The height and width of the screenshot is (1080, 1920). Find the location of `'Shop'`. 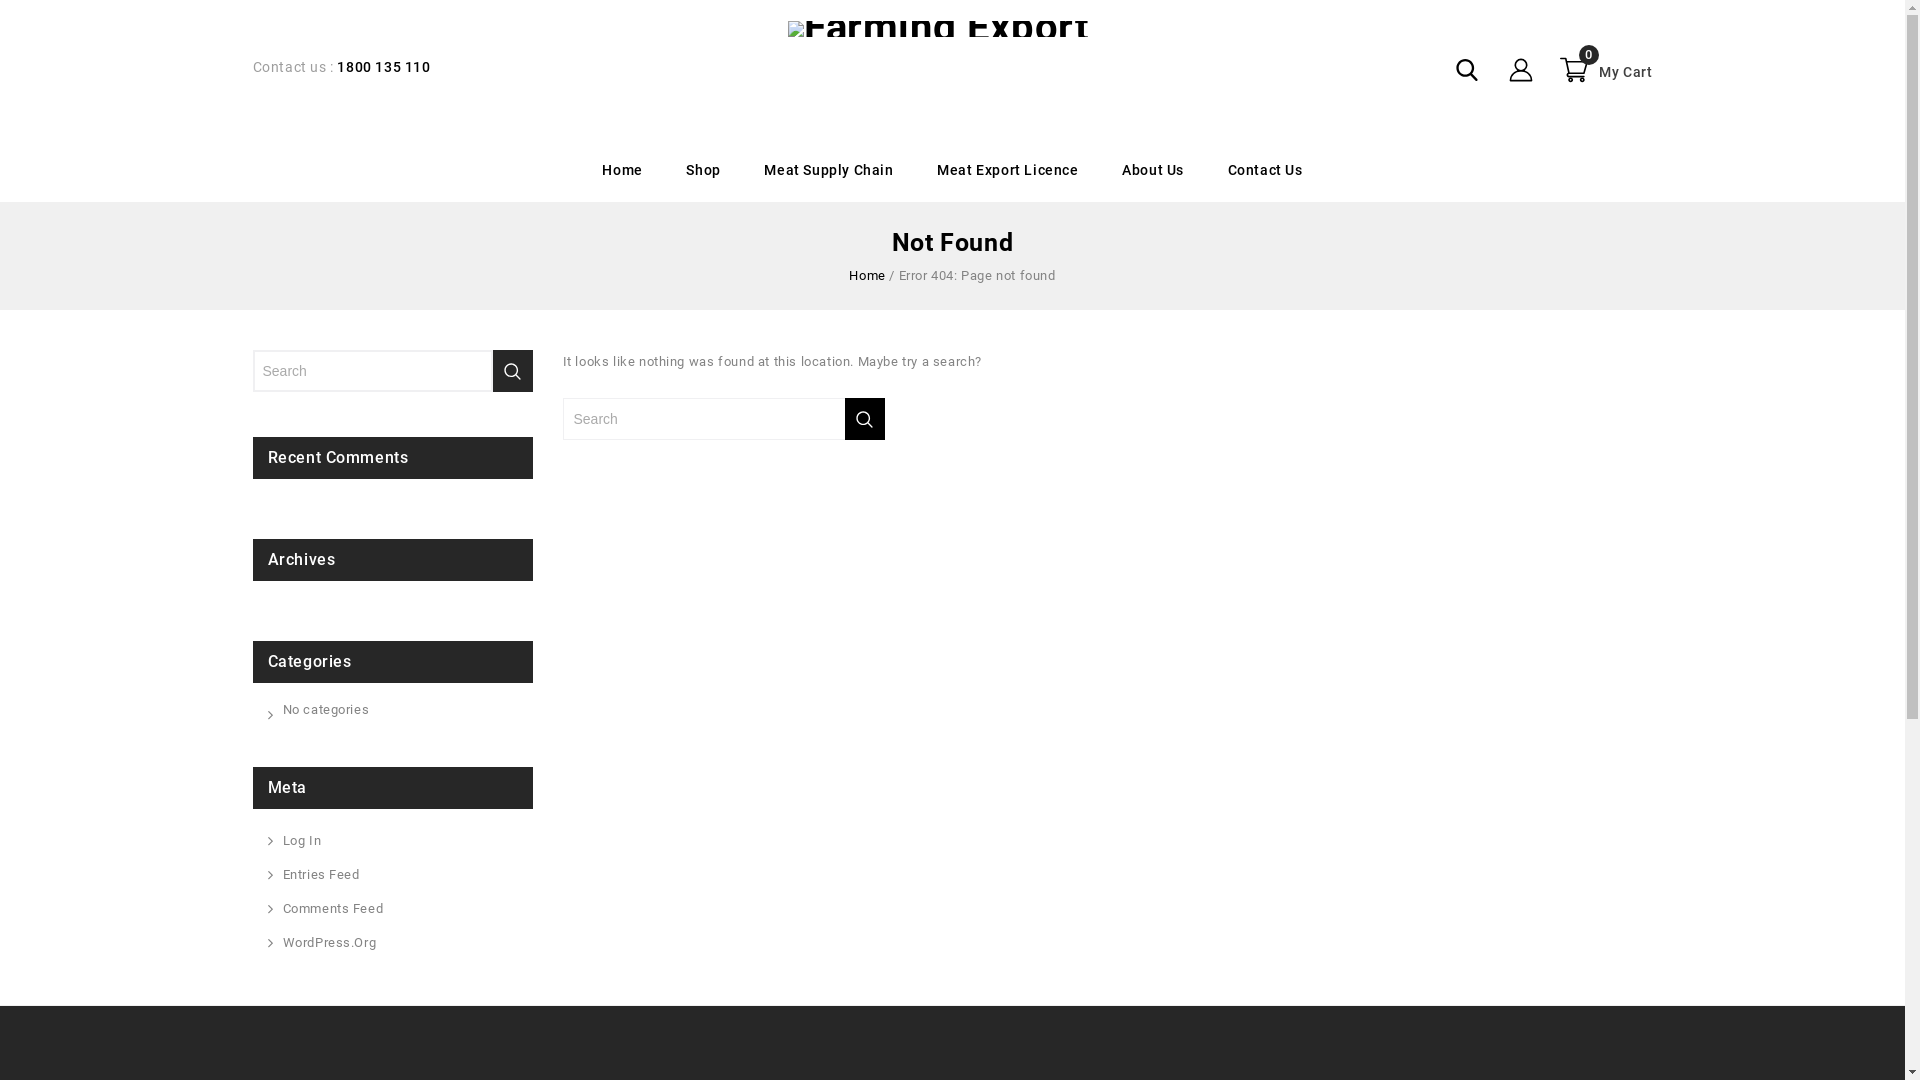

'Shop' is located at coordinates (702, 169).